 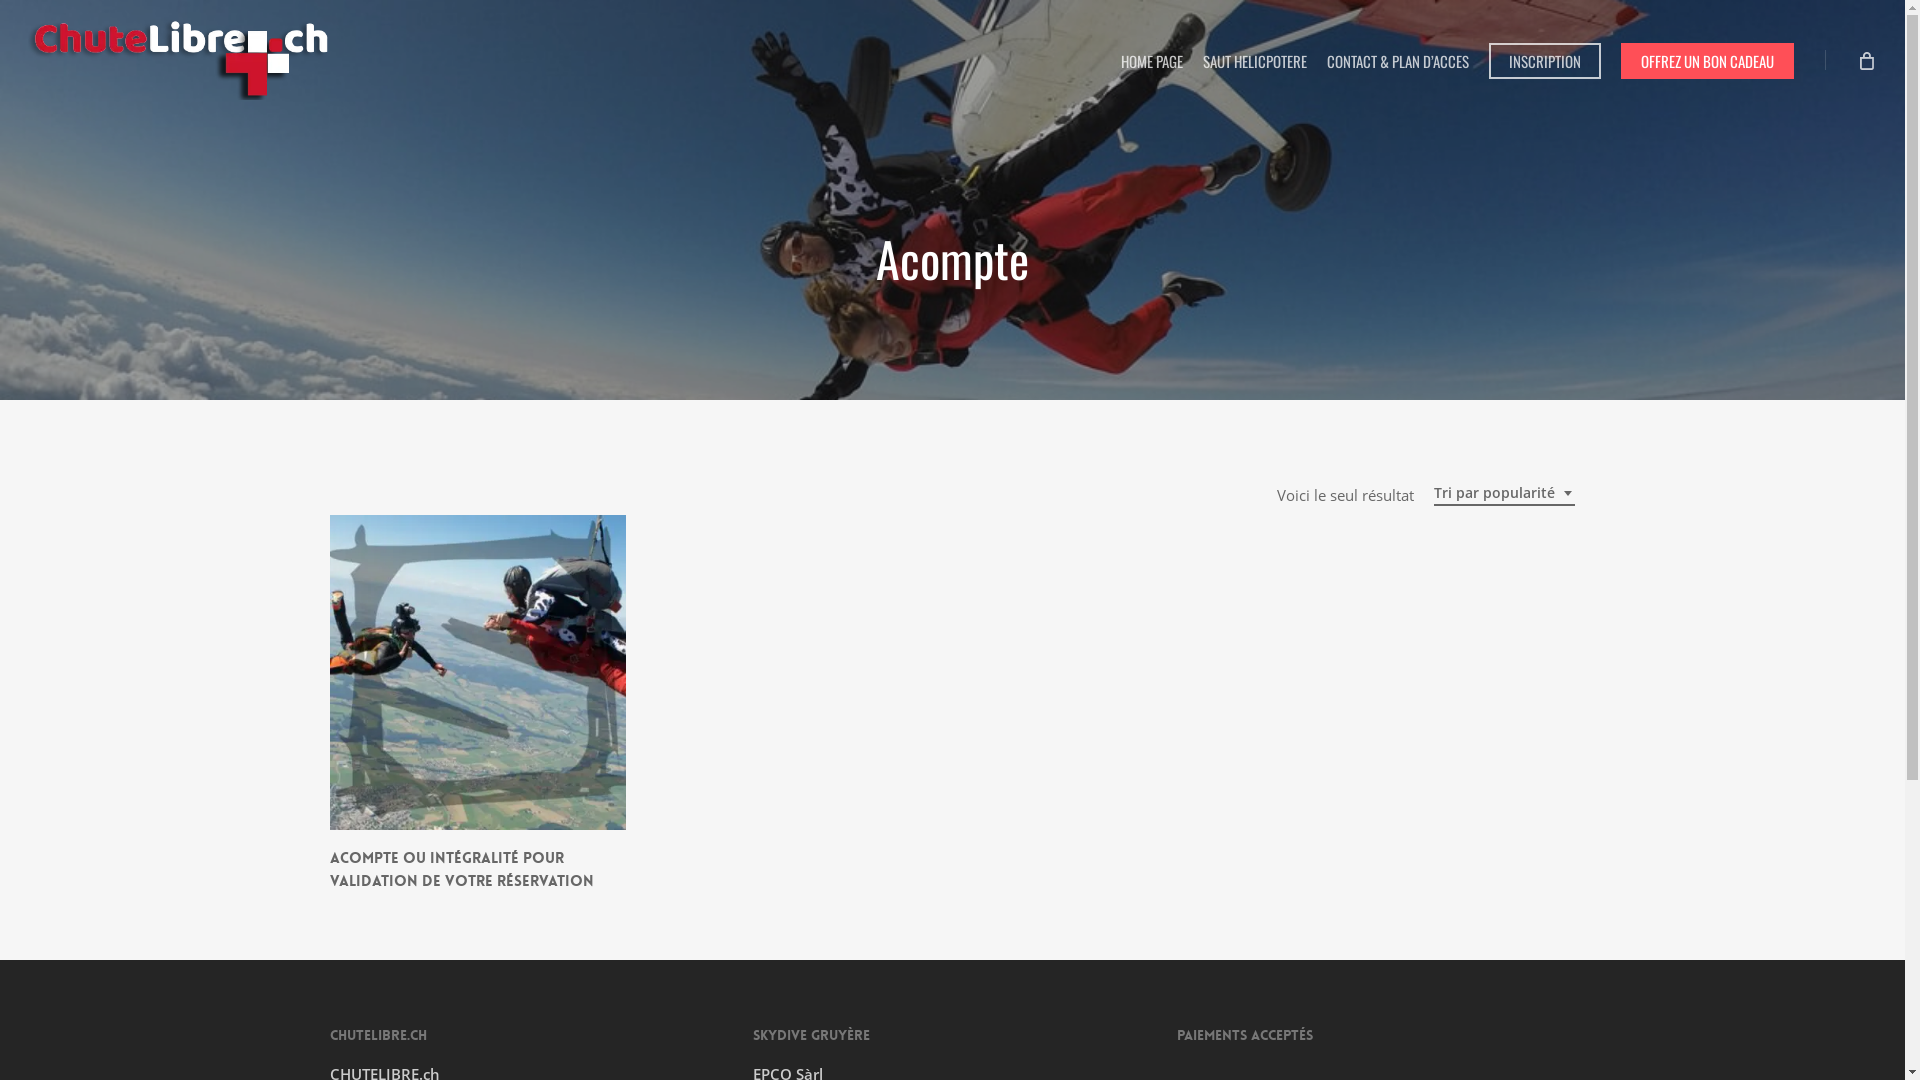 I want to click on 'INSCRIPTION', so click(x=1544, y=59).